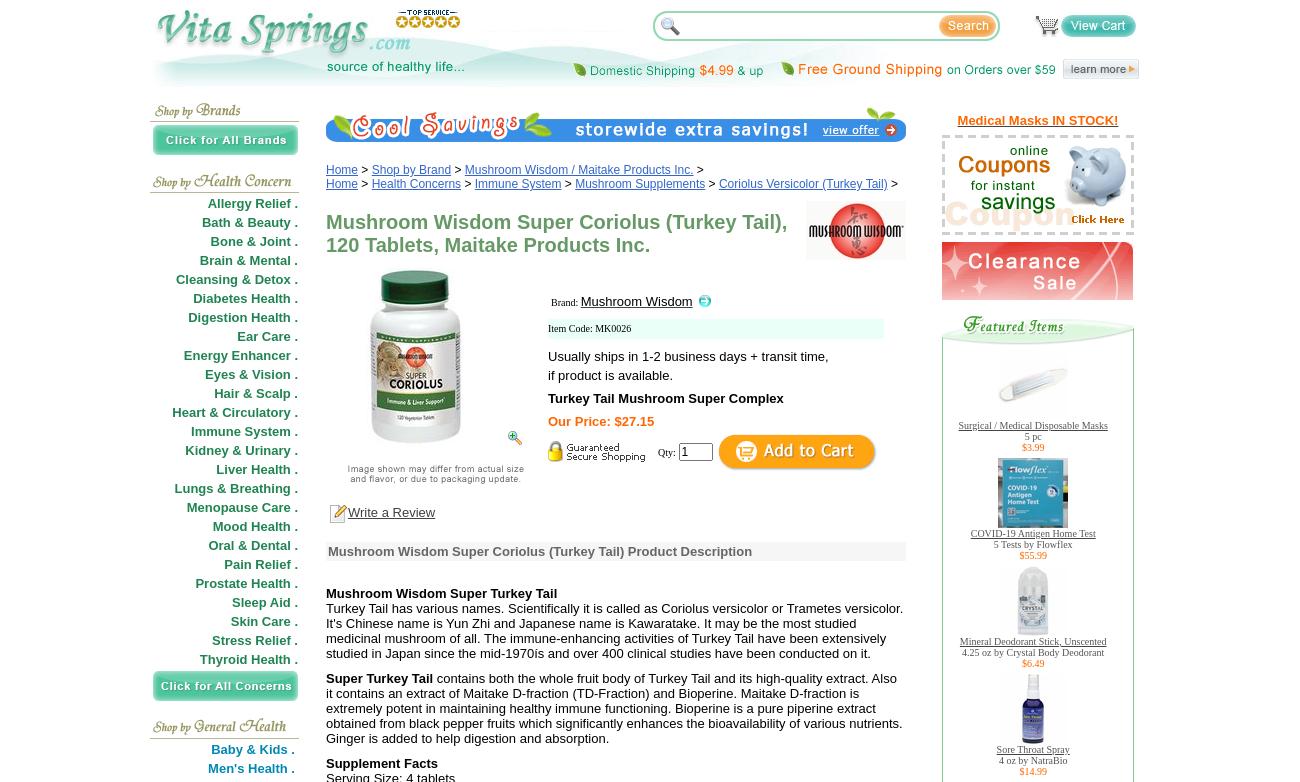  What do you see at coordinates (277, 393) in the screenshot?
I see `'Scalp 
          .'` at bounding box center [277, 393].